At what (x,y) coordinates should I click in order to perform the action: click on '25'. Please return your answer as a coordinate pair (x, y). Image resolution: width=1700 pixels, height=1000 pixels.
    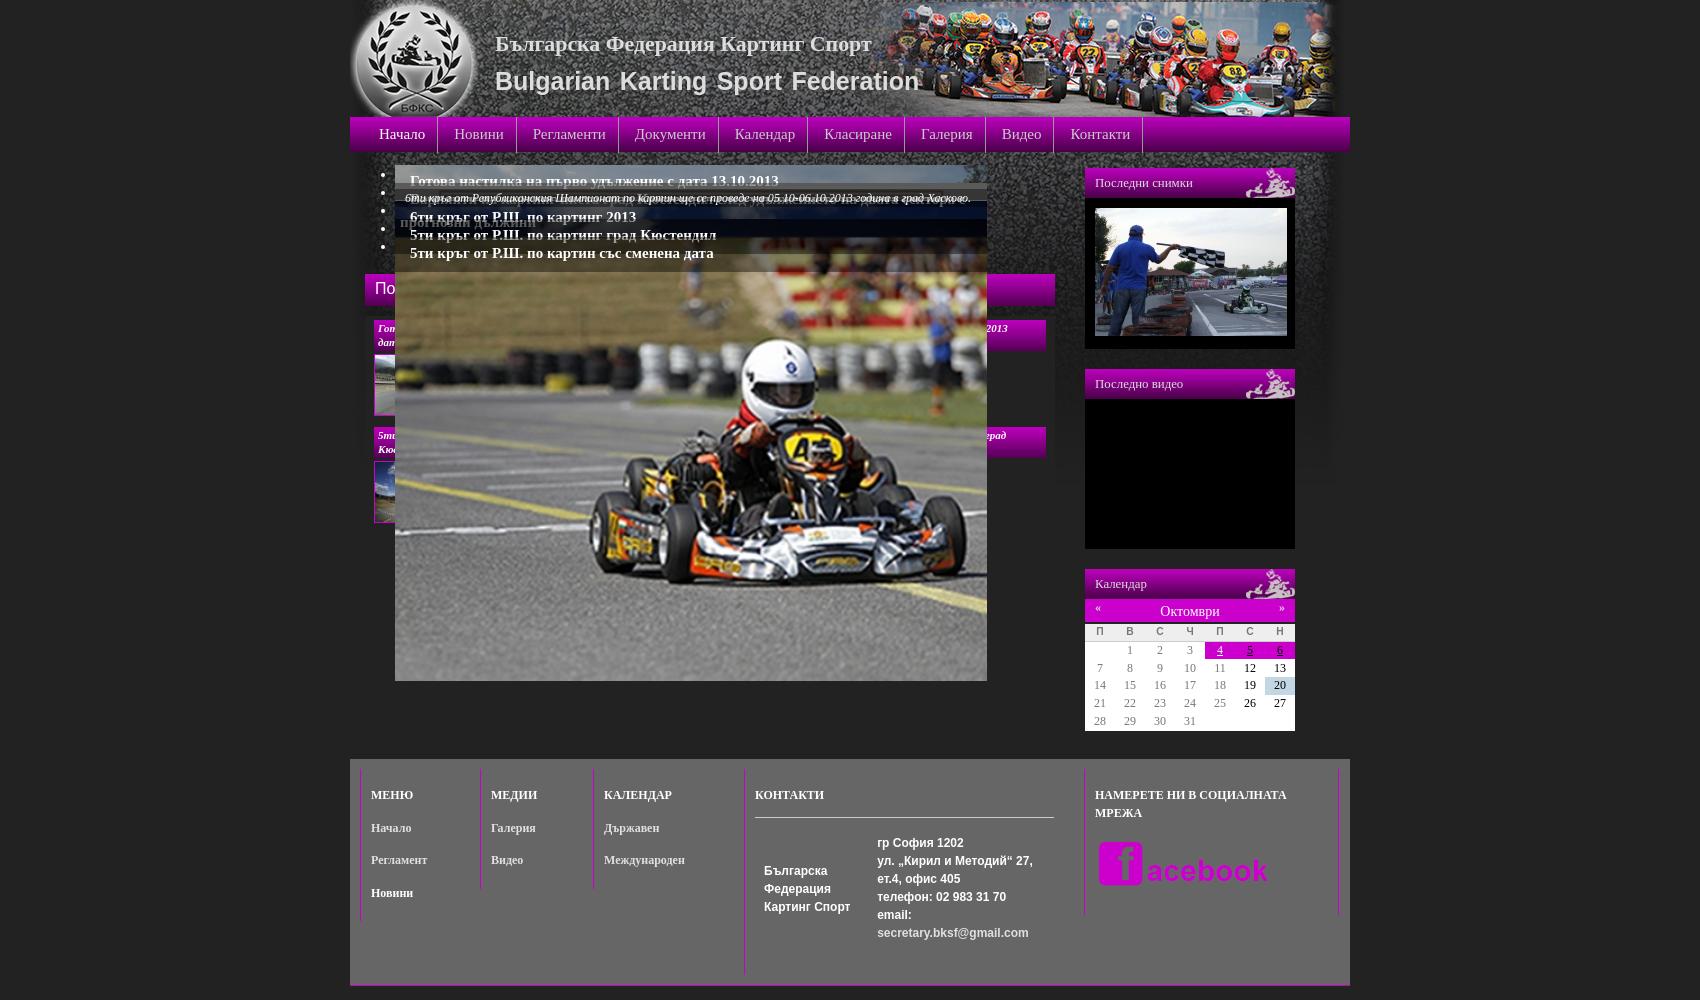
    Looking at the image, I should click on (1218, 702).